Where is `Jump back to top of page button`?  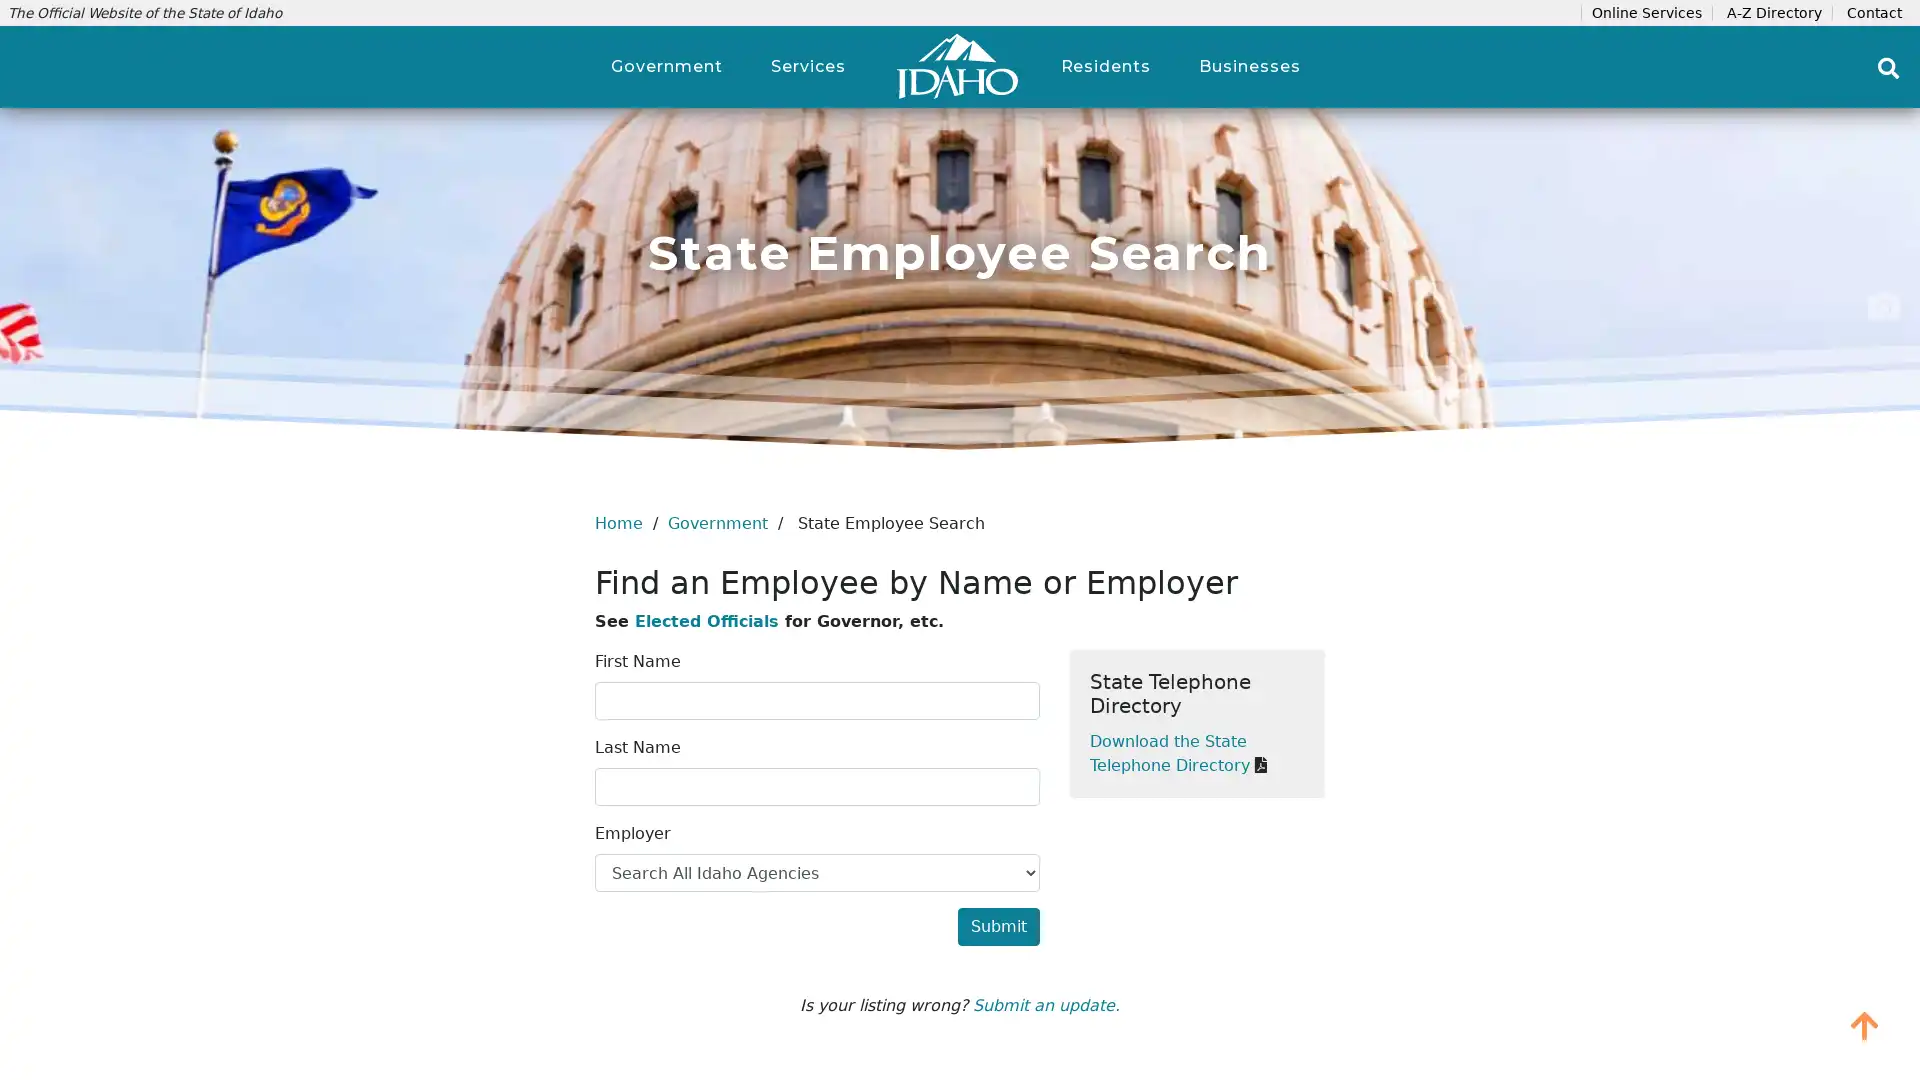 Jump back to top of page button is located at coordinates (1864, 1025).